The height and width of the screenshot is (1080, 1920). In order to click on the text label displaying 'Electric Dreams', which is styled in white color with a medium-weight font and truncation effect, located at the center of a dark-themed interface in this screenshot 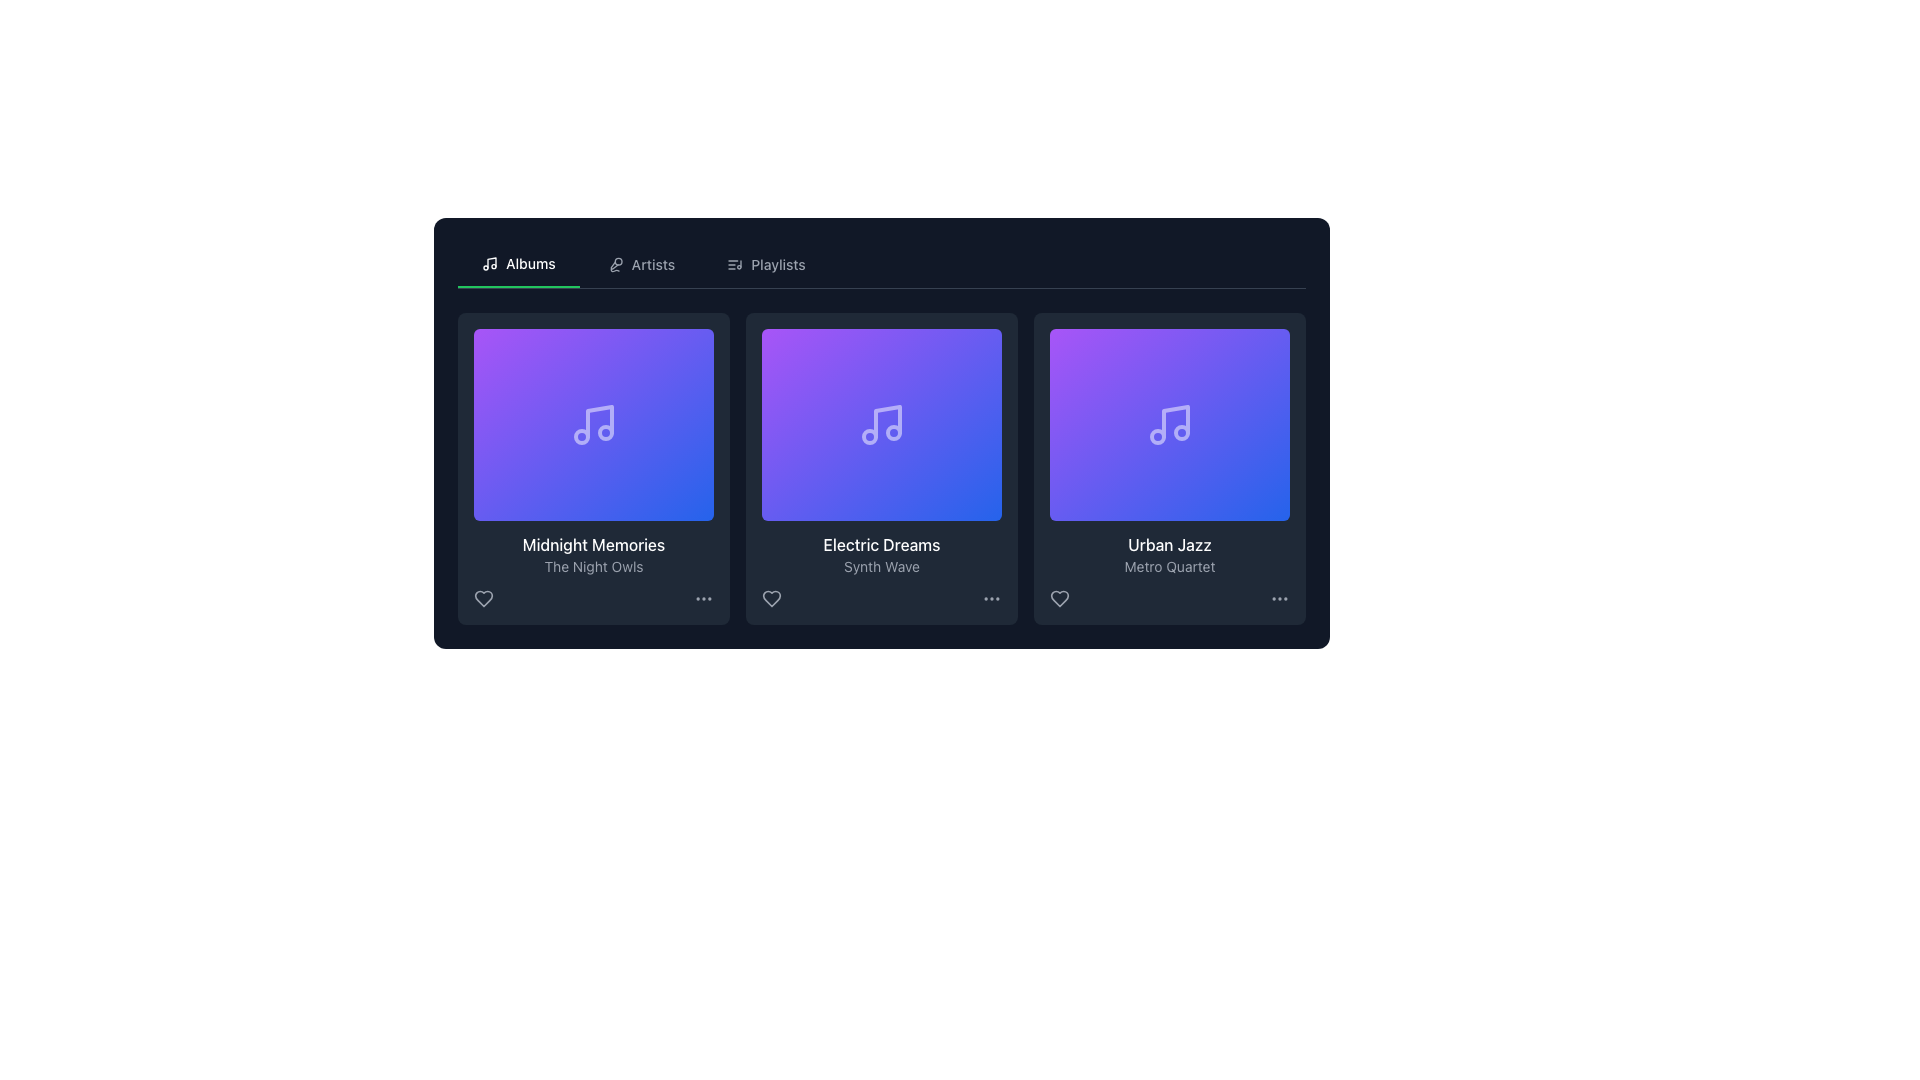, I will do `click(881, 544)`.